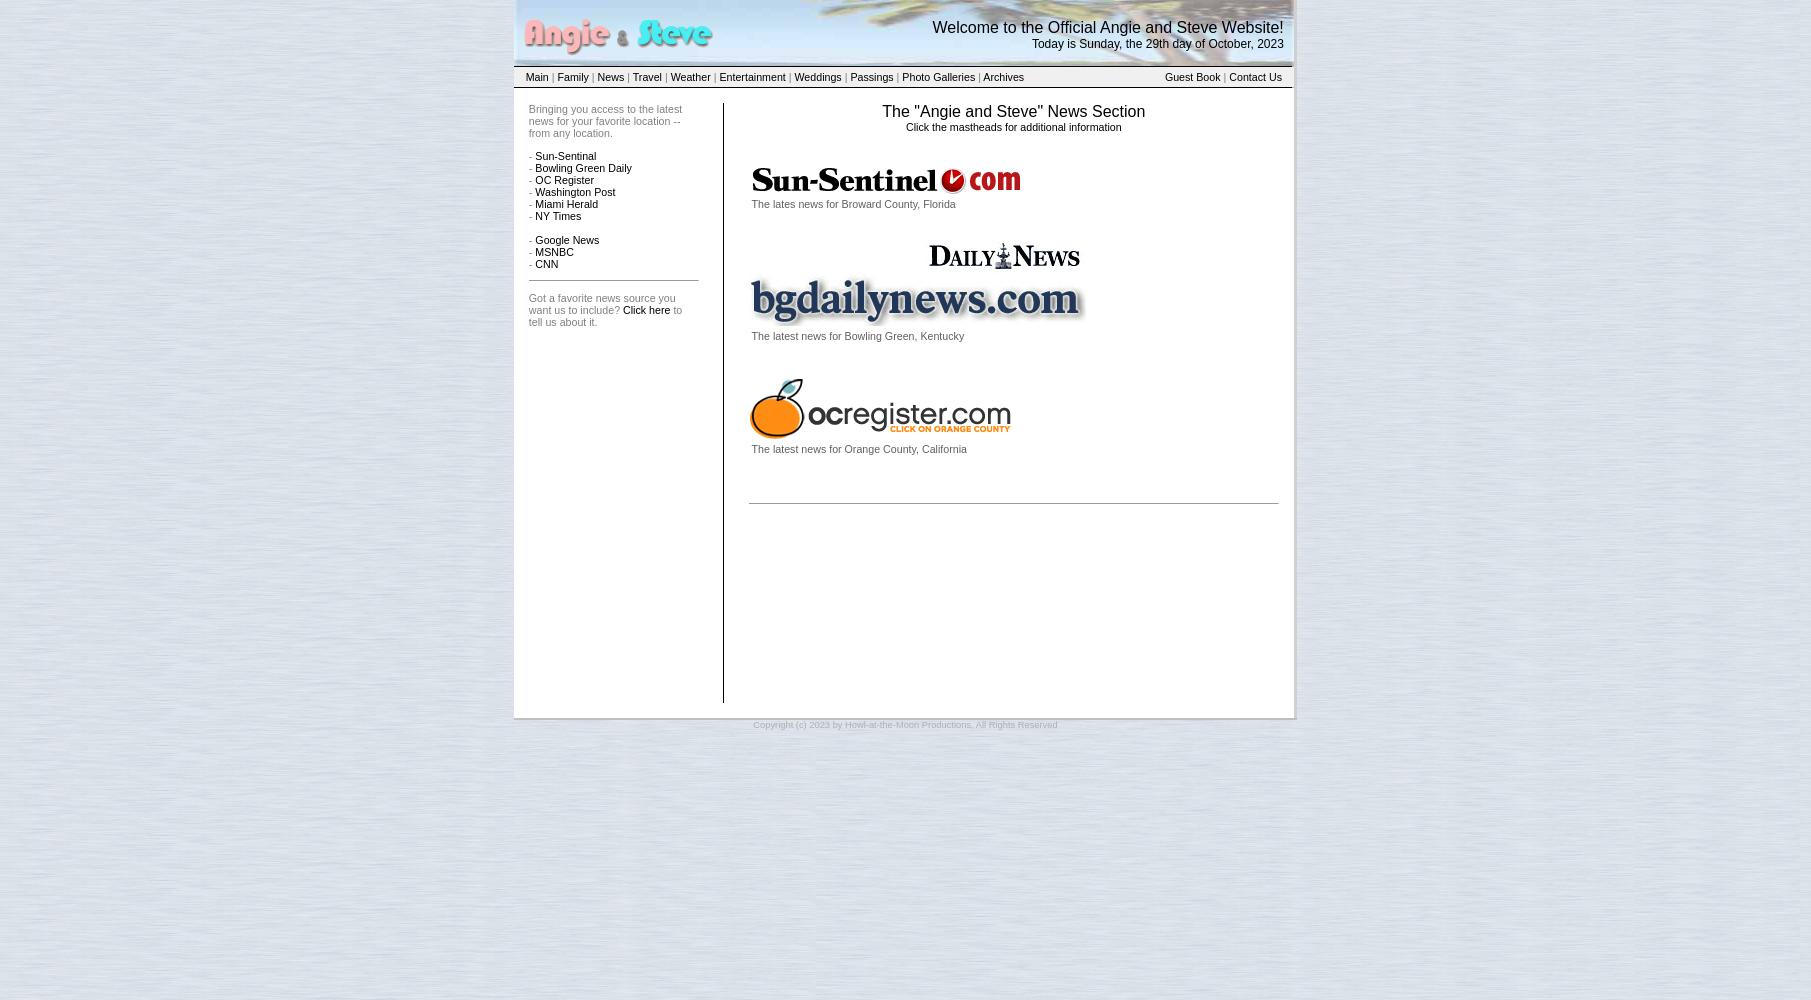 Image resolution: width=1811 pixels, height=1000 pixels. Describe the element at coordinates (750, 76) in the screenshot. I see `'Entertainment'` at that location.